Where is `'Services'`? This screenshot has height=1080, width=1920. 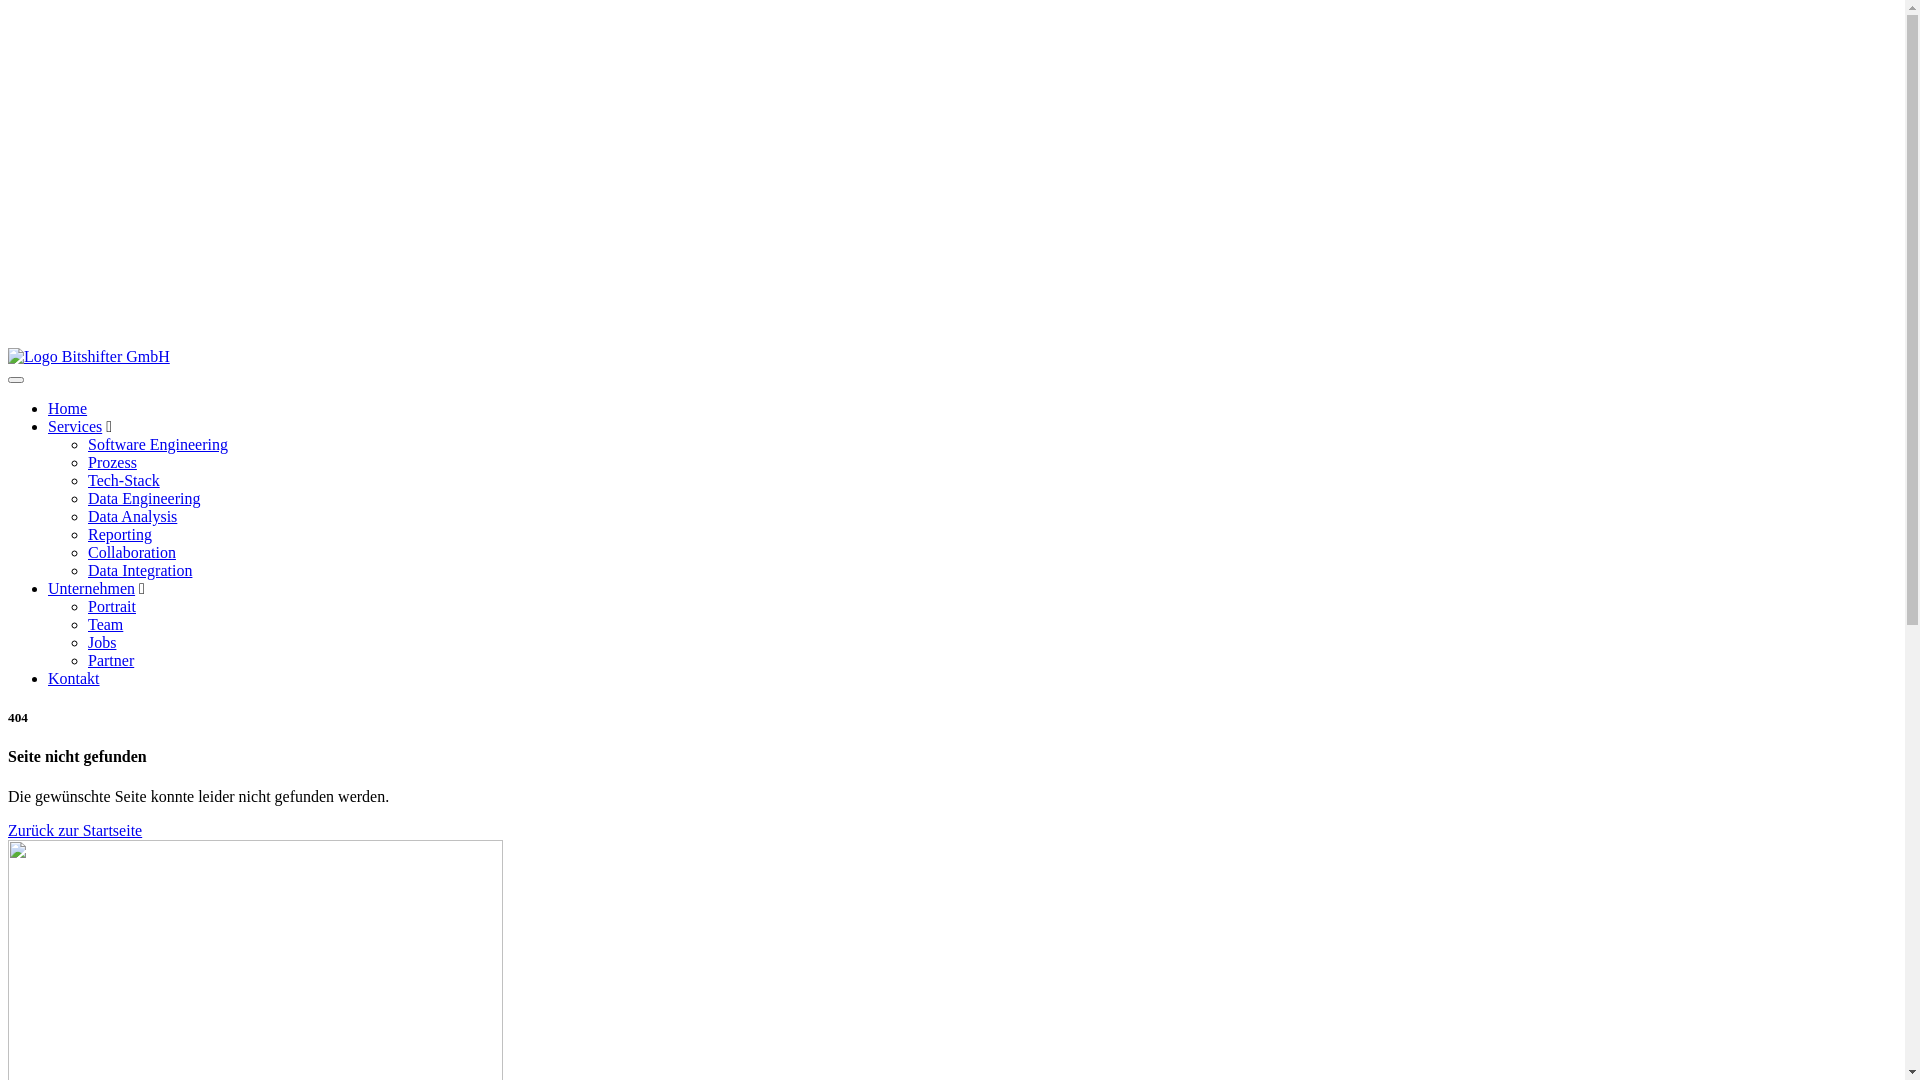 'Services' is located at coordinates (75, 425).